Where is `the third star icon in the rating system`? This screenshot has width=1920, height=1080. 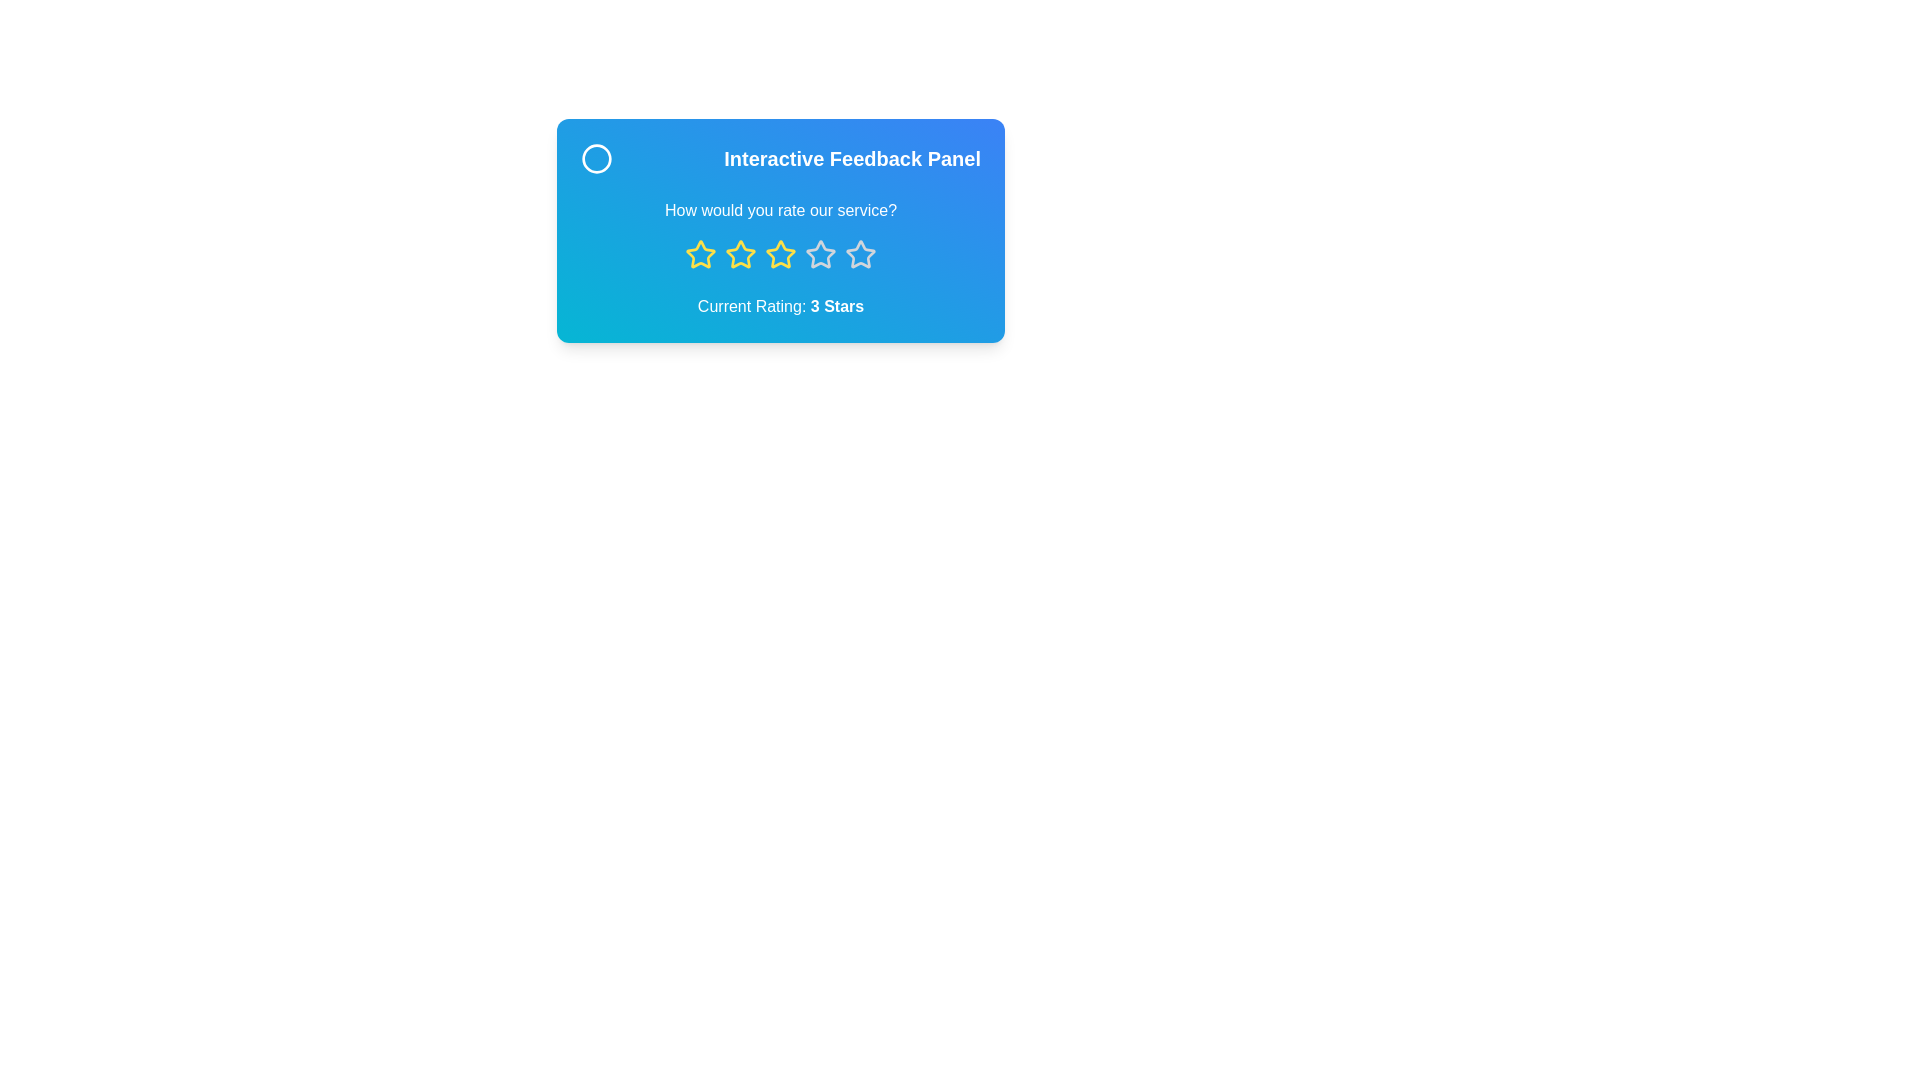 the third star icon in the rating system is located at coordinates (780, 253).